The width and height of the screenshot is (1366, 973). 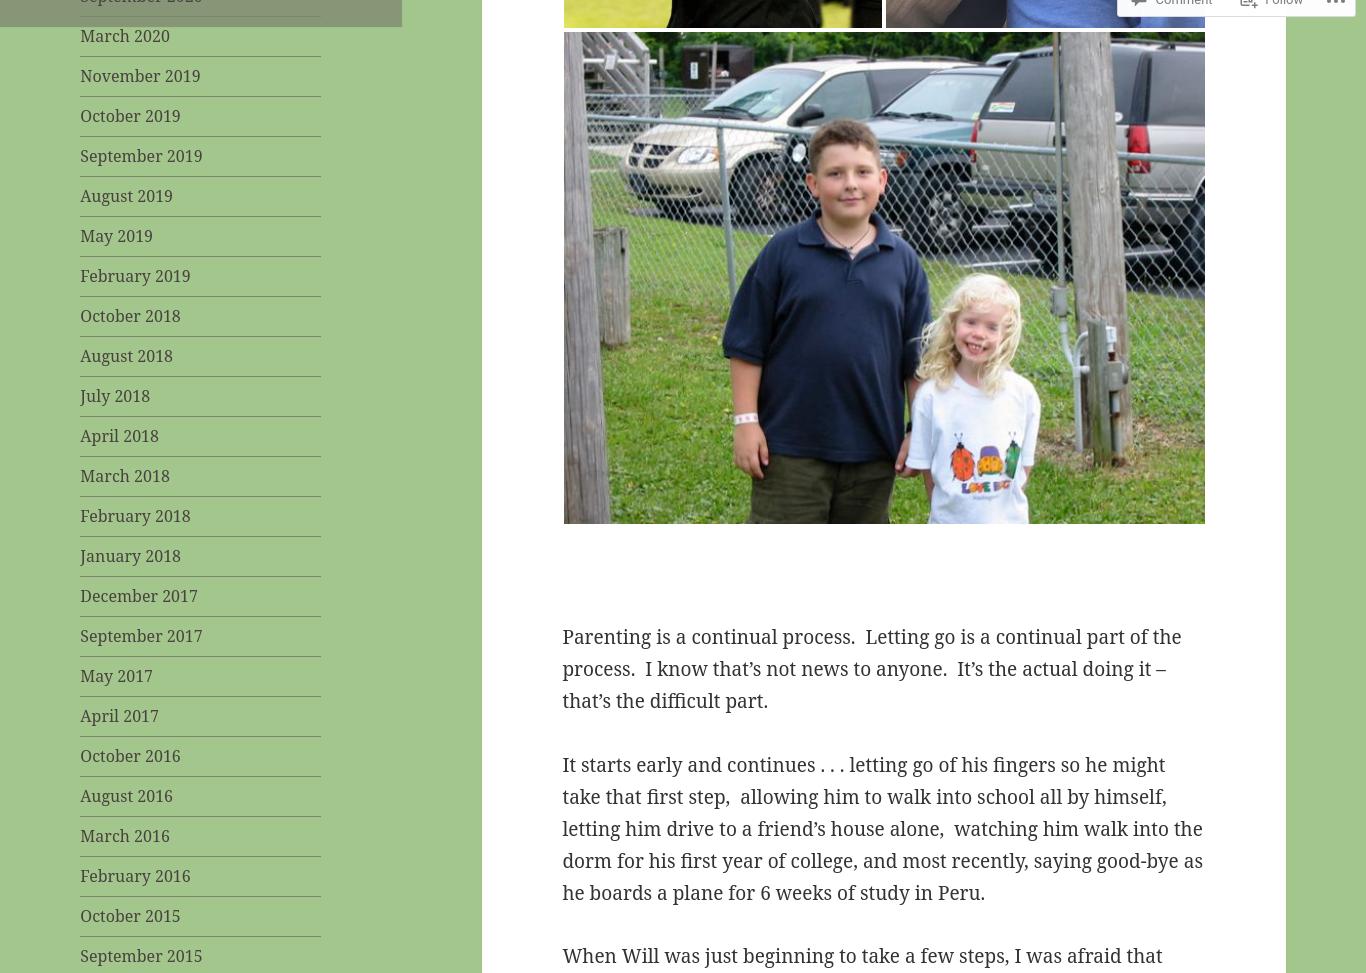 I want to click on 'October 2016', so click(x=129, y=756).